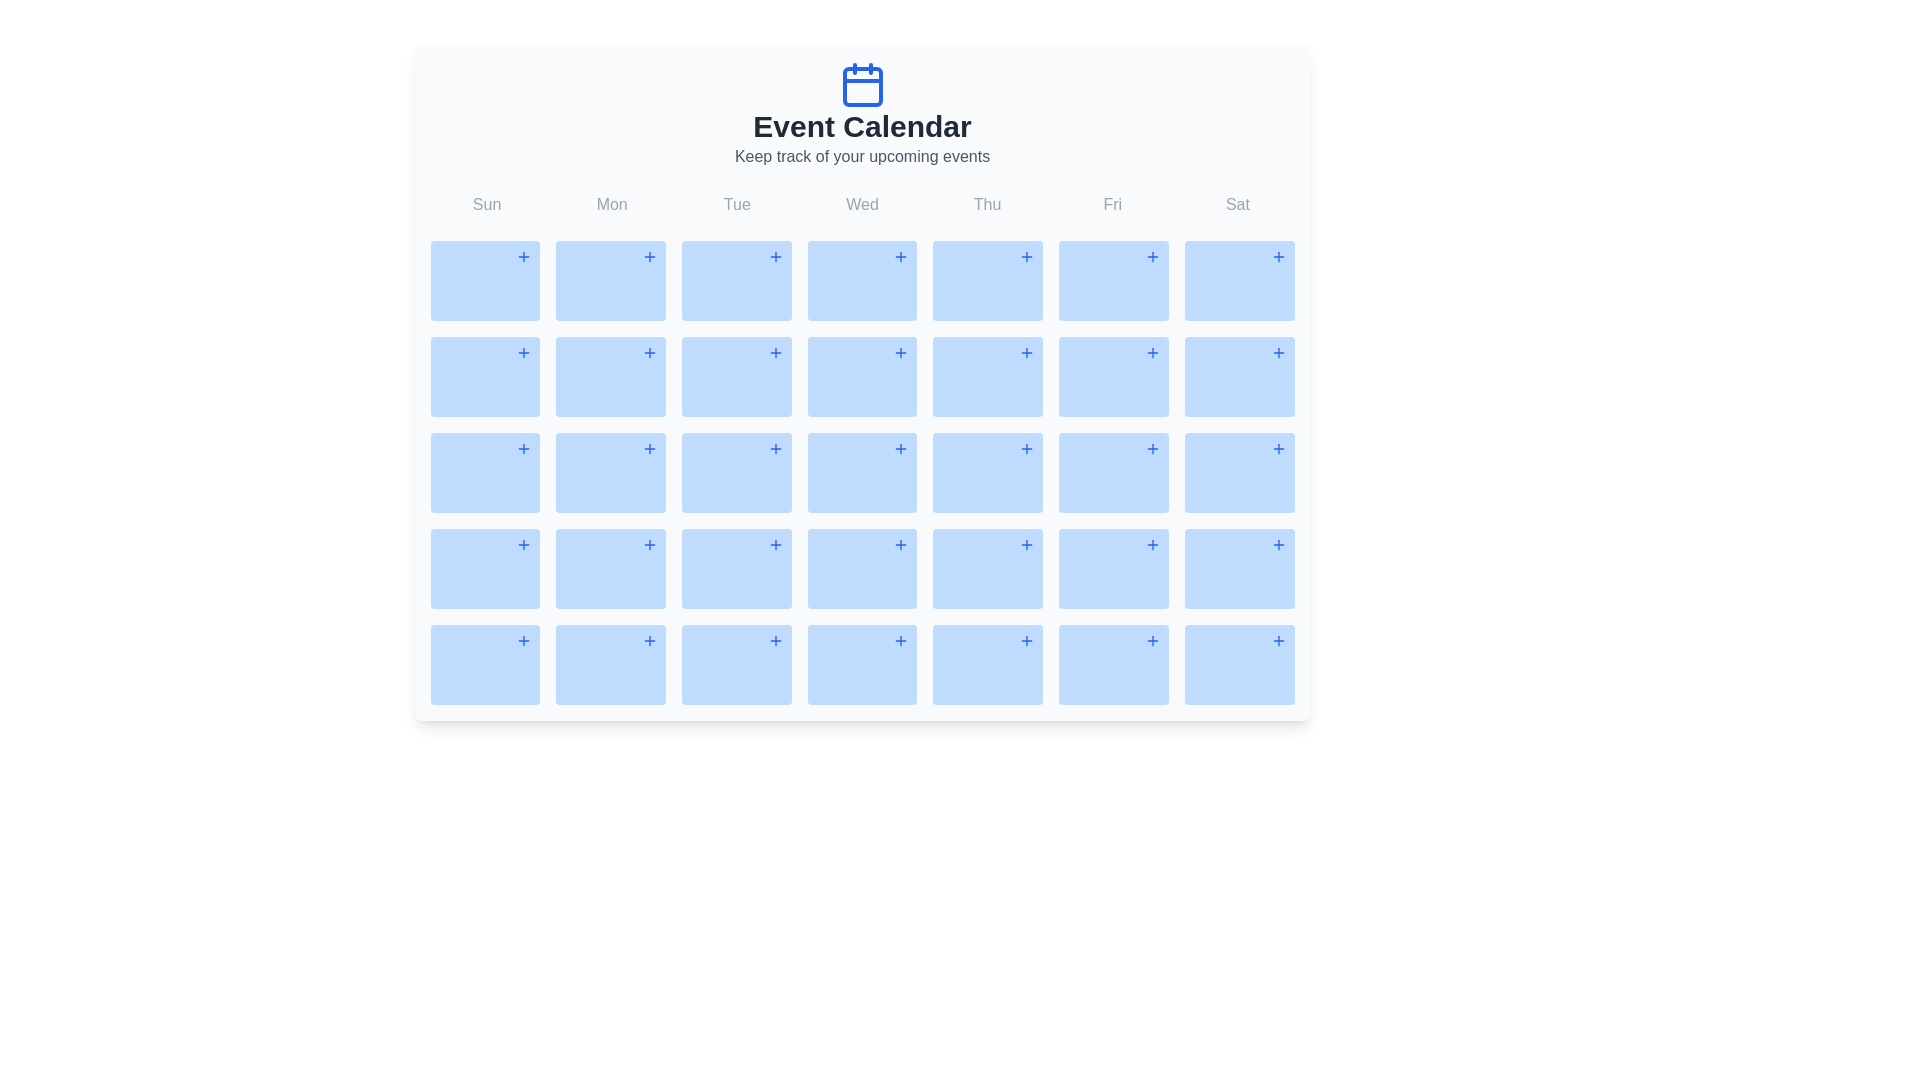 This screenshot has height=1080, width=1920. I want to click on the static text label displaying 'Mon', which is centrally aligned in a medium-weight grey font and located in the second position of the row of weekday labels at the top of the calendar grid, so click(611, 204).